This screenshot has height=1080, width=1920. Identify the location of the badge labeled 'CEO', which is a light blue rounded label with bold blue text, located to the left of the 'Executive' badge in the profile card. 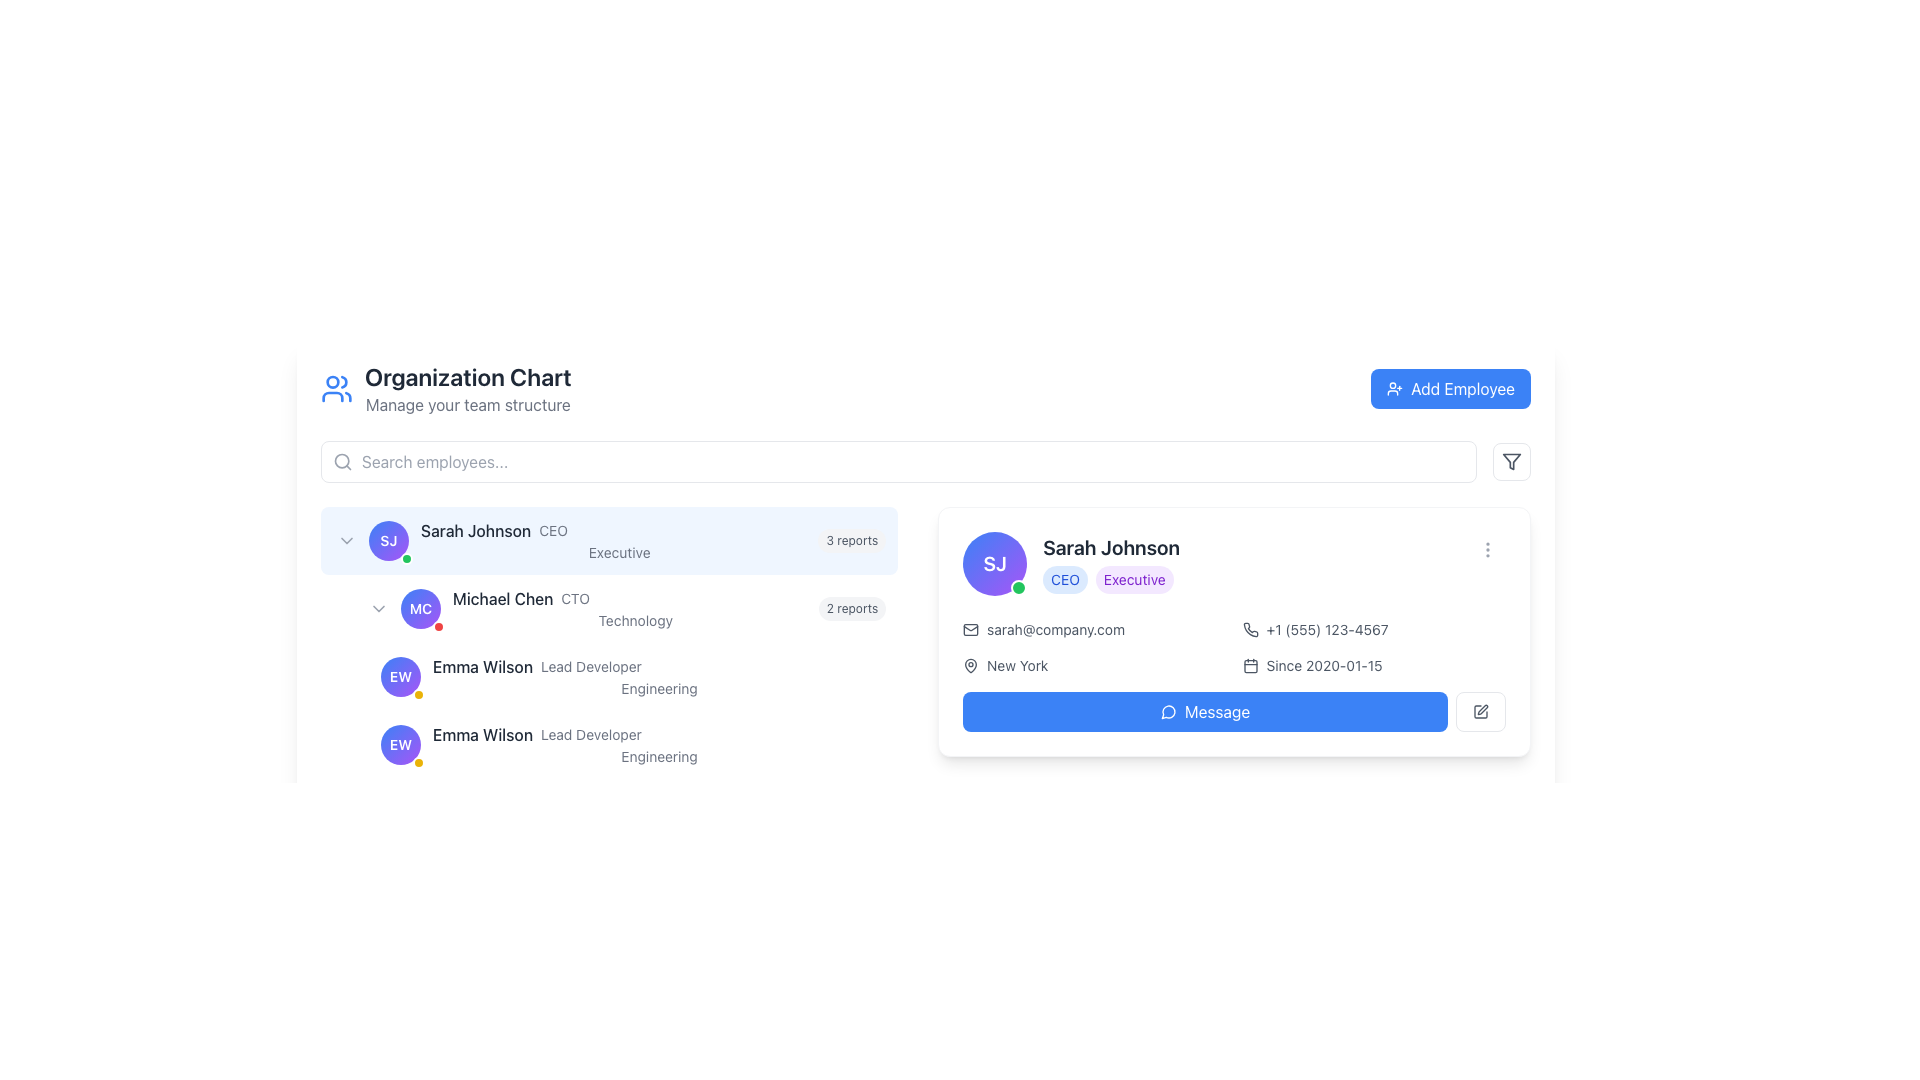
(1064, 579).